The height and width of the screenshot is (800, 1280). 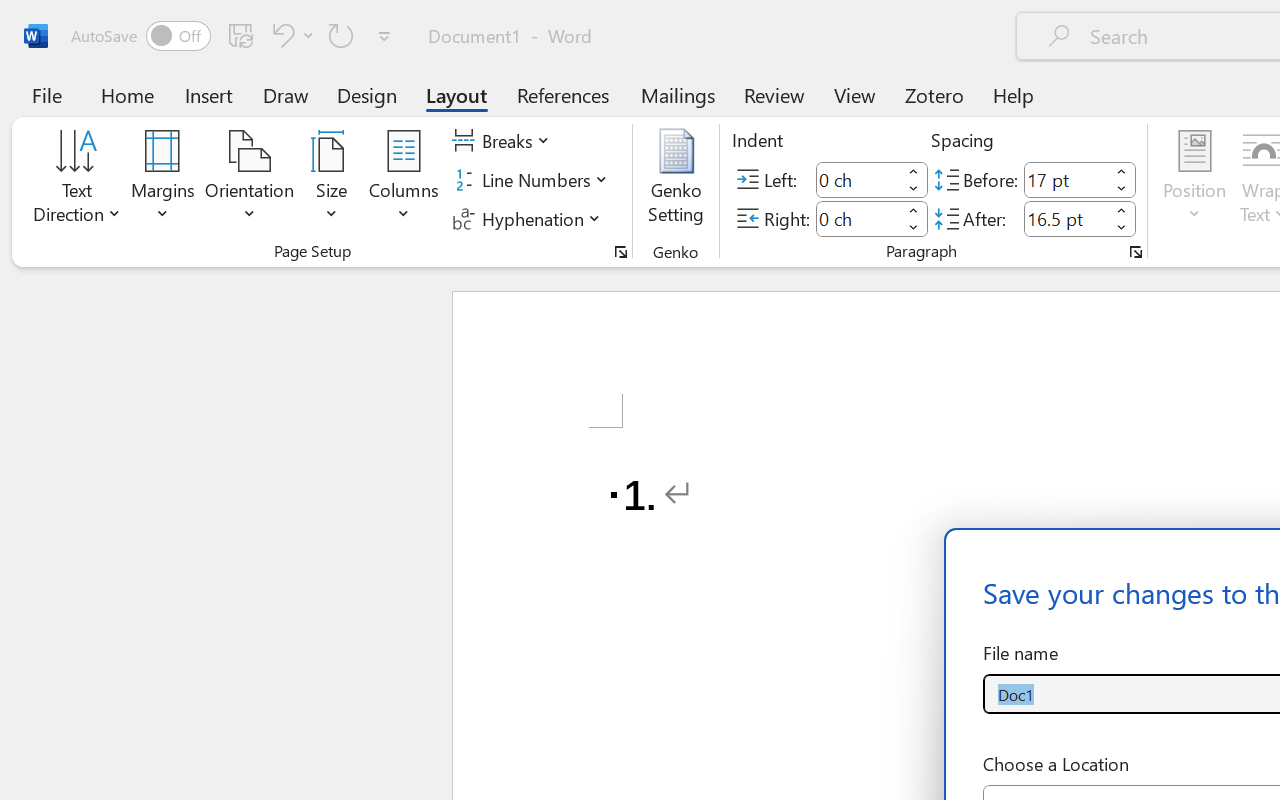 What do you see at coordinates (1194, 179) in the screenshot?
I see `'Position'` at bounding box center [1194, 179].